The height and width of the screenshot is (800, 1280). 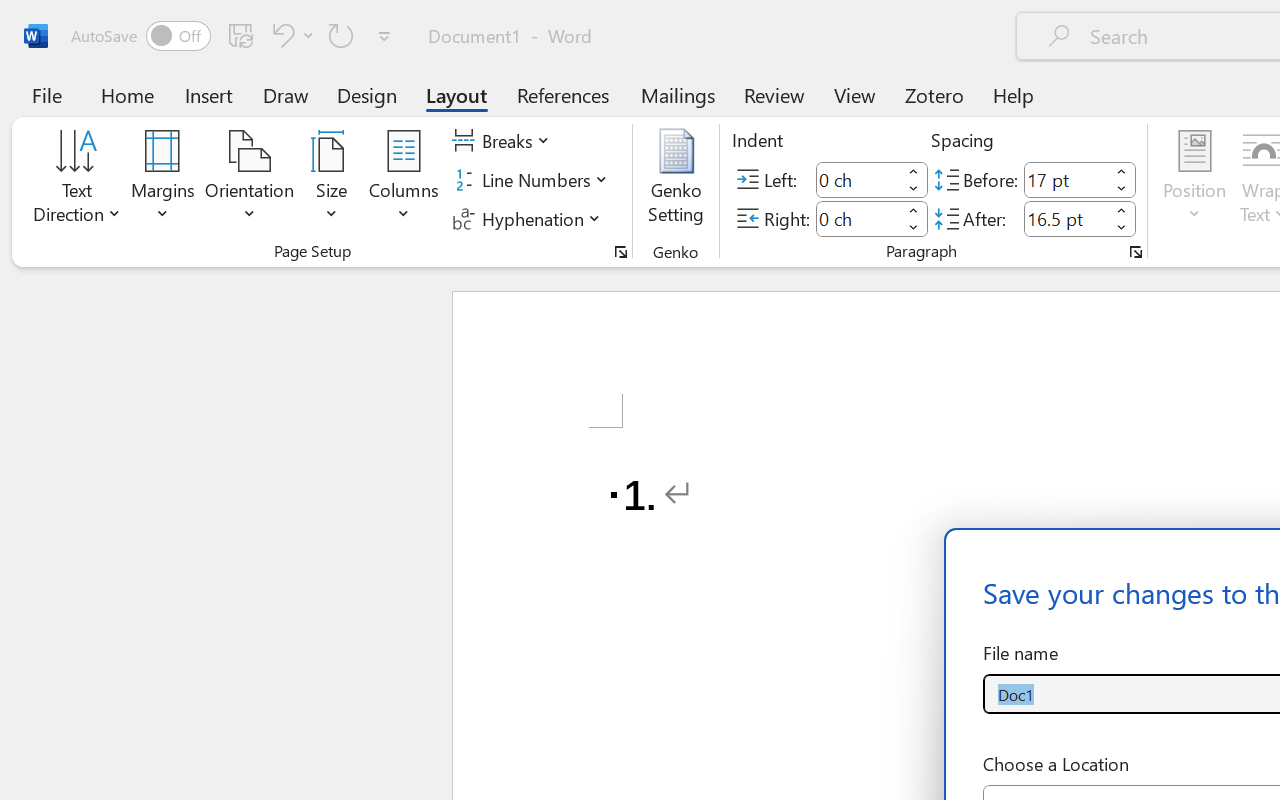 What do you see at coordinates (1194, 179) in the screenshot?
I see `'Position'` at bounding box center [1194, 179].